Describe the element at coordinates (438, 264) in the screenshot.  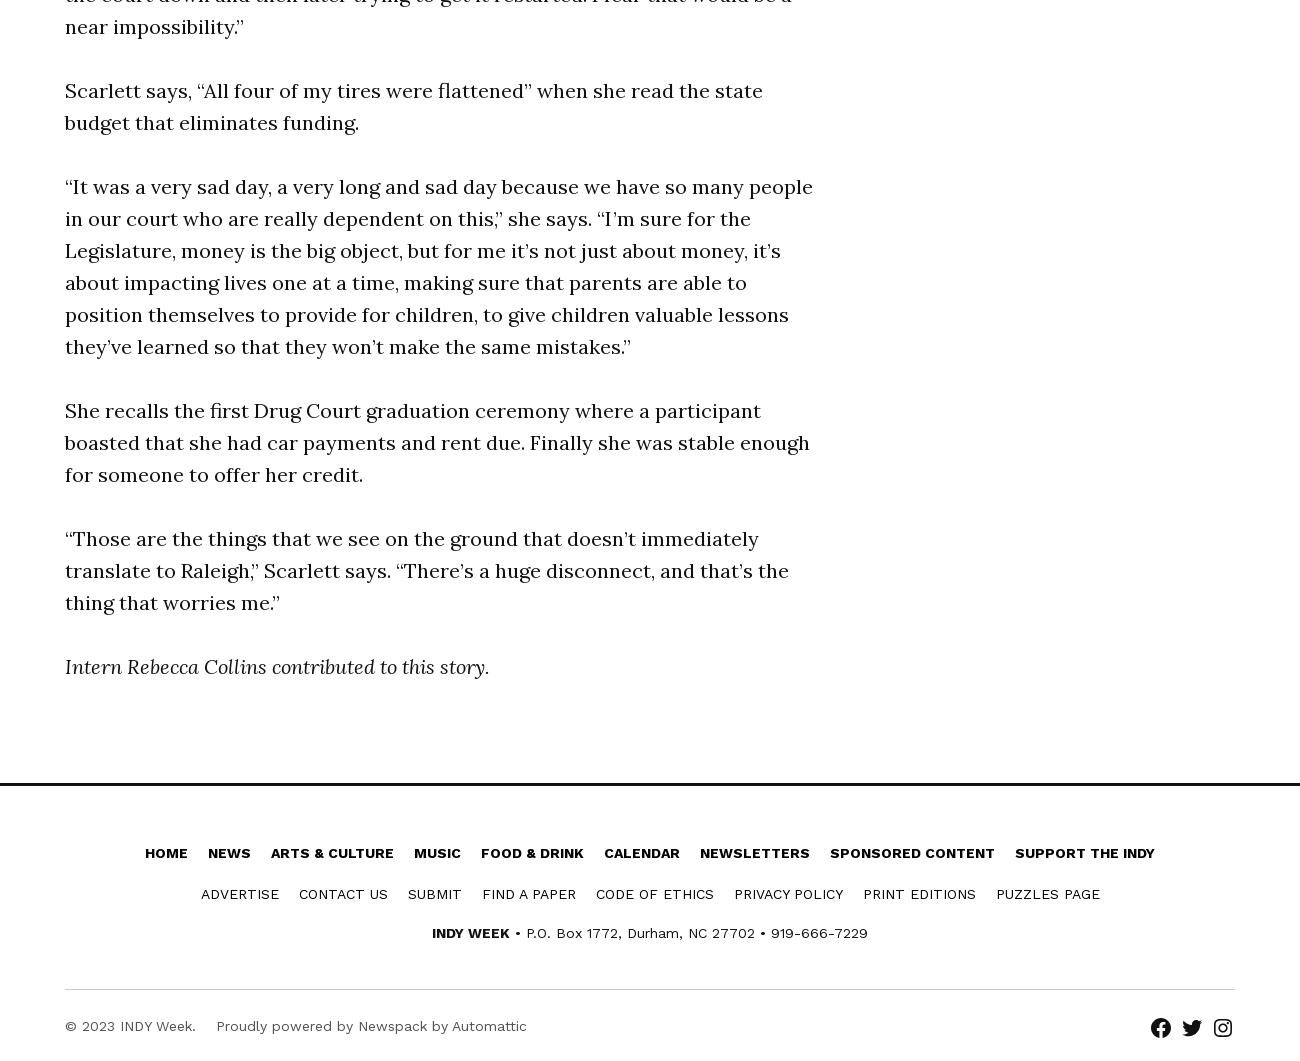
I see `'“It was a very sad day, a very long and sad day because we have so many people in our court who are really dependent on this,” she says. “I’m sure for the Legislature, money is the big object, but for me it’s not just about money, it’s about impacting lives one at a time, making sure that parents are able to position themselves to provide for children, to give children valuable lessons they’ve learned so that they won’t make the same mistakes.”'` at that location.